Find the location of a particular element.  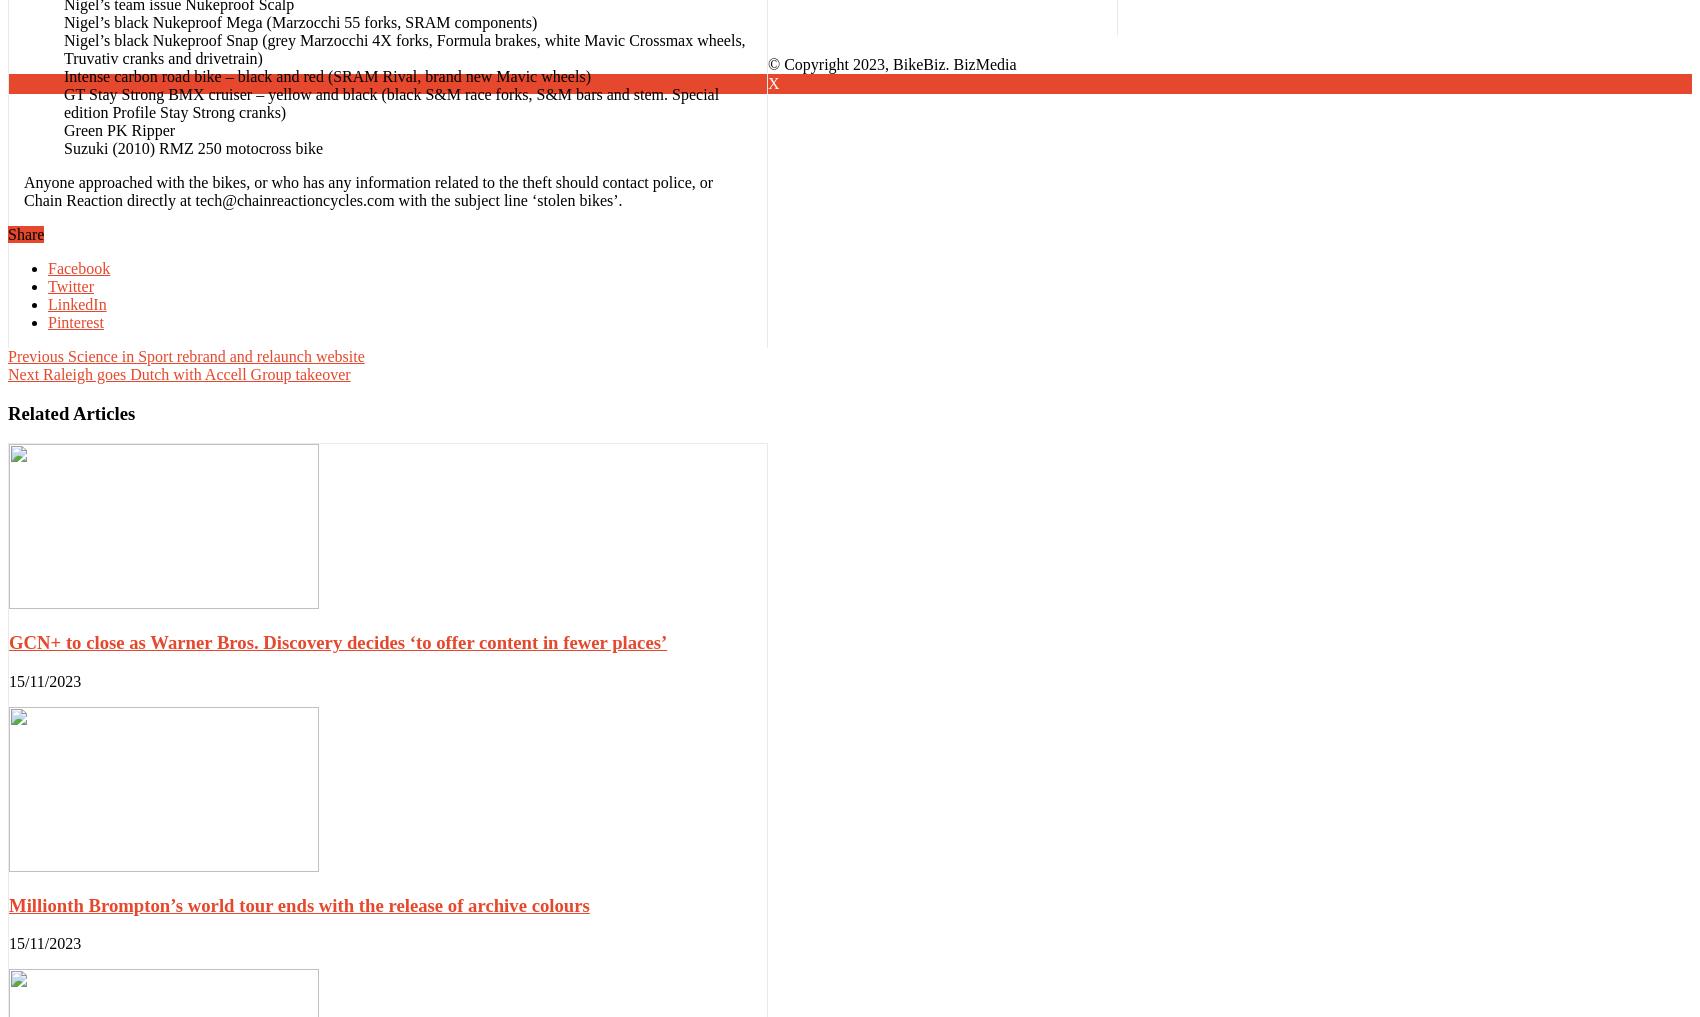

'Green PK Ripper' is located at coordinates (118, 128).